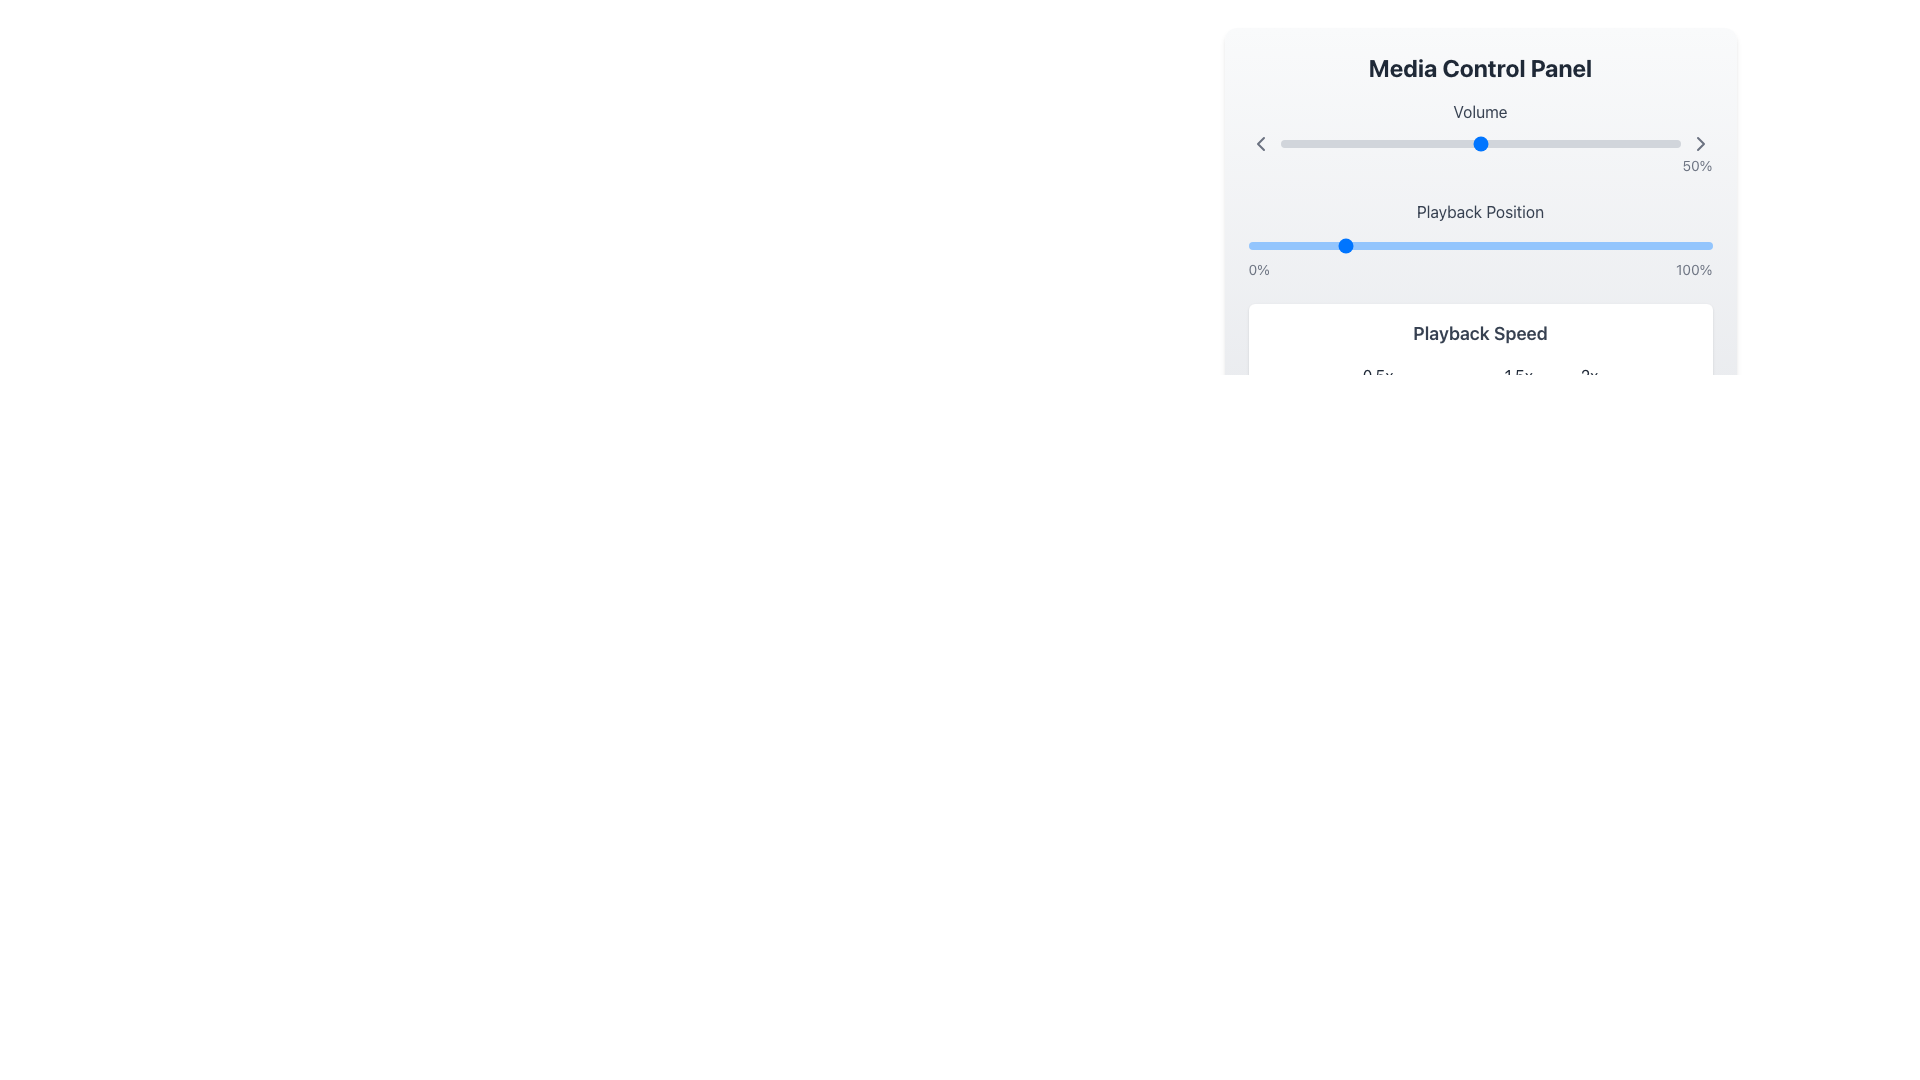 This screenshot has width=1920, height=1080. Describe the element at coordinates (1480, 270) in the screenshot. I see `text label indicating the playback position range, which shows '0%' and '100%', located beneath the playback position slider` at that location.